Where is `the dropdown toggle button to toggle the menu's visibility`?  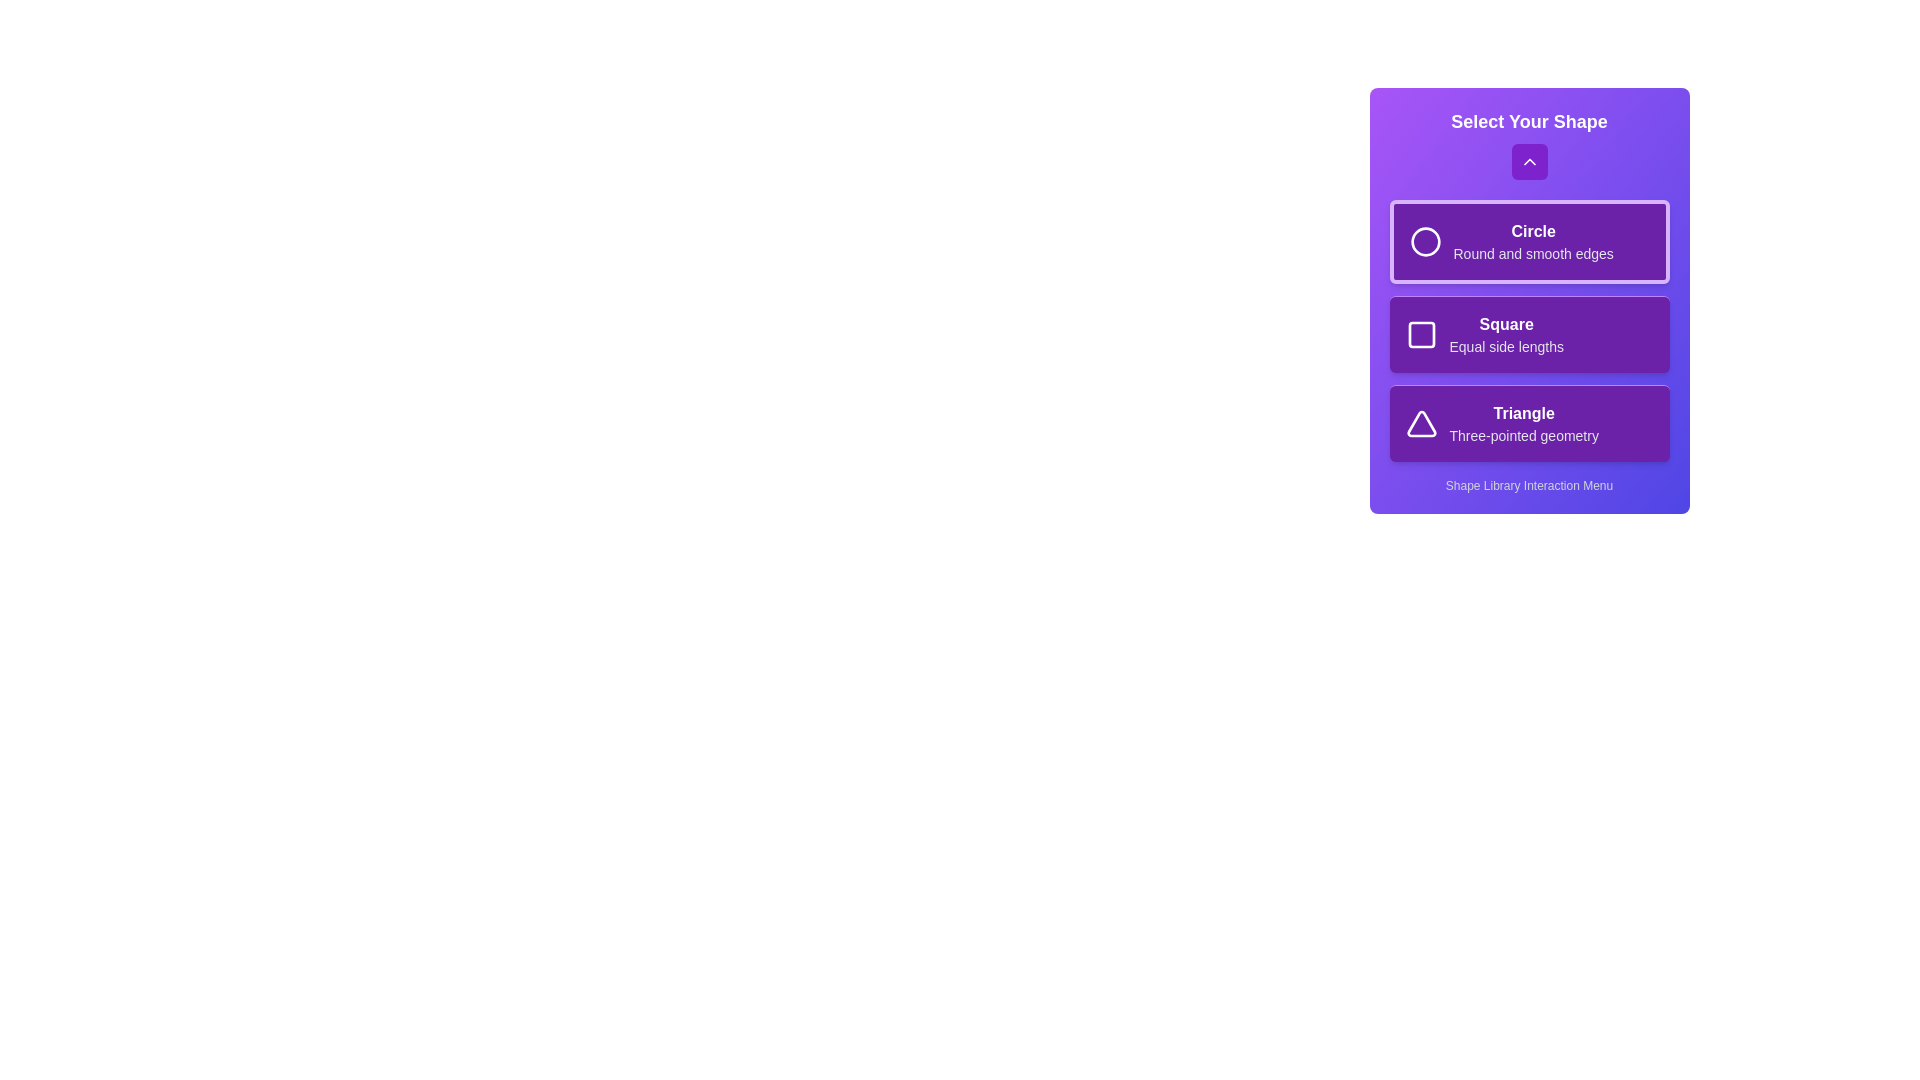
the dropdown toggle button to toggle the menu's visibility is located at coordinates (1528, 161).